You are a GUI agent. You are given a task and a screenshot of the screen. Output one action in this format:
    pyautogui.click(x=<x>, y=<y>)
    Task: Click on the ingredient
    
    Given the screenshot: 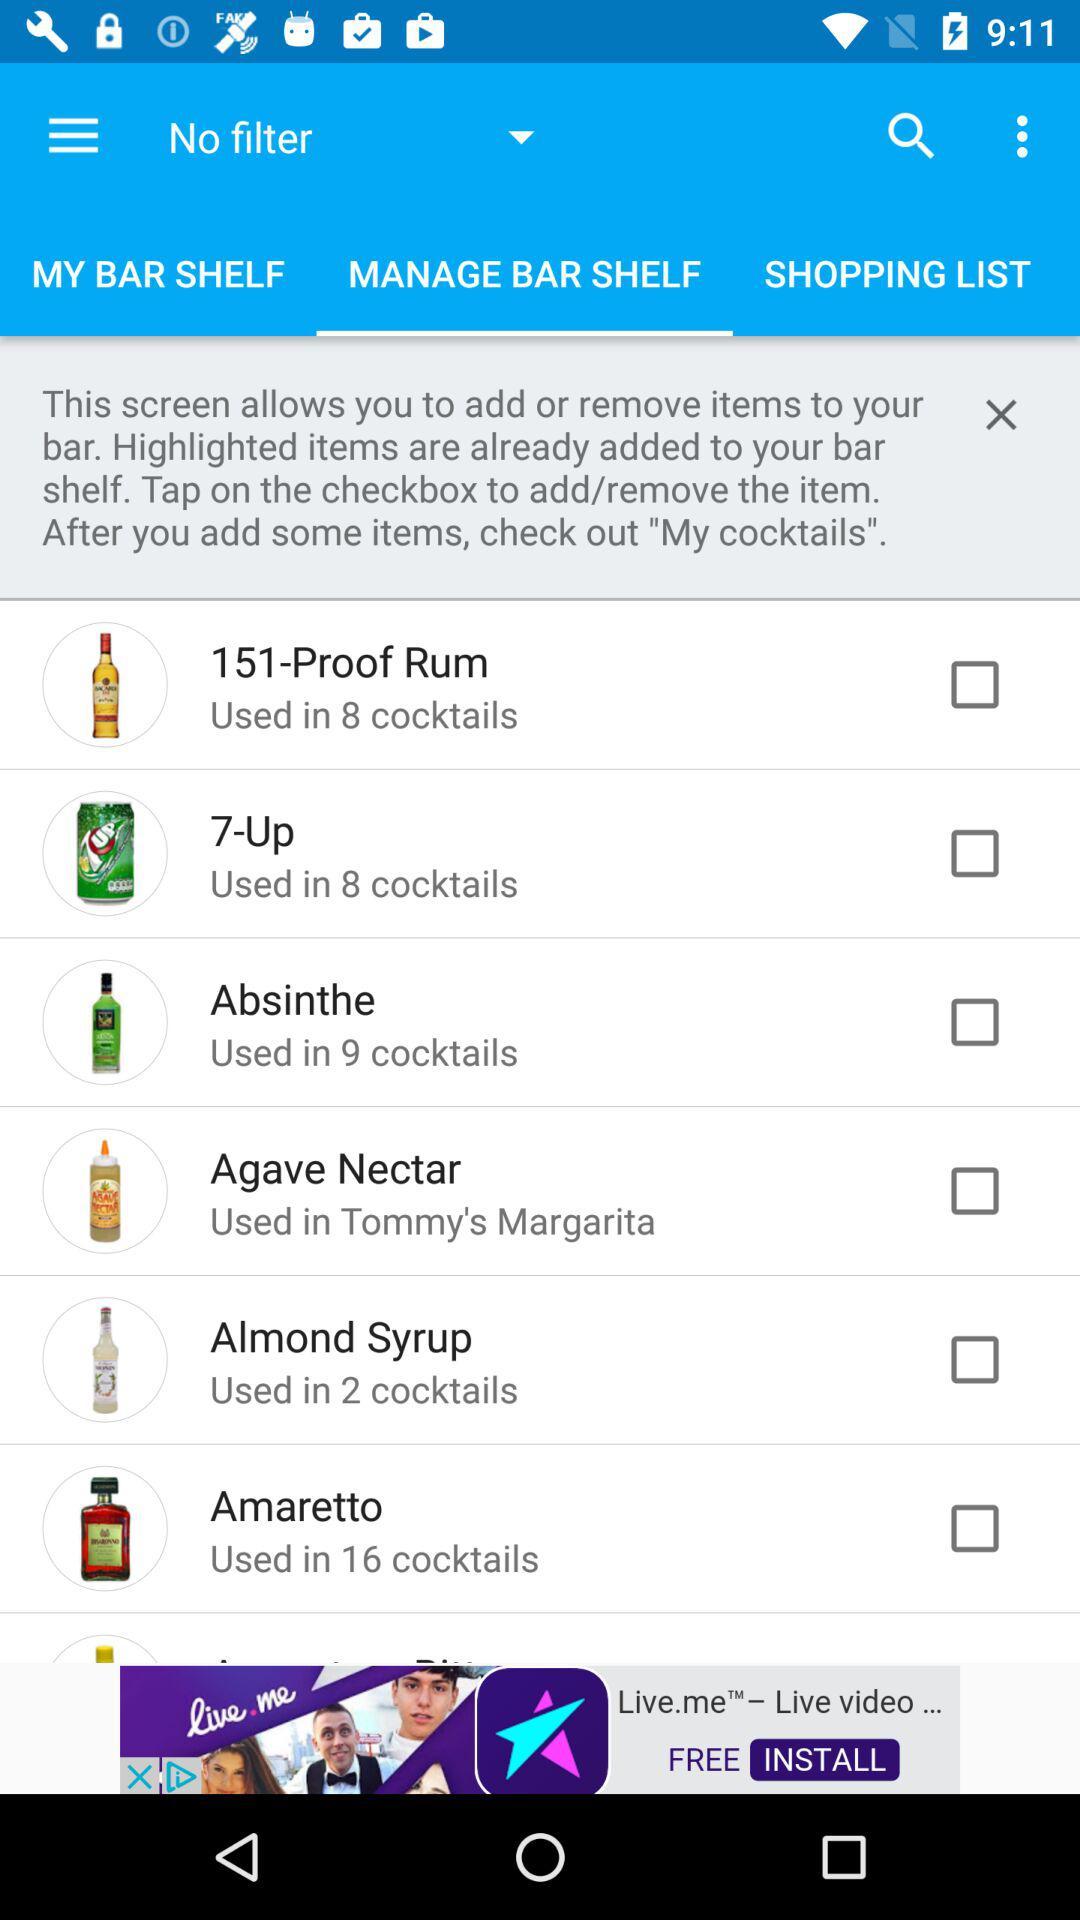 What is the action you would take?
    pyautogui.click(x=995, y=1190)
    